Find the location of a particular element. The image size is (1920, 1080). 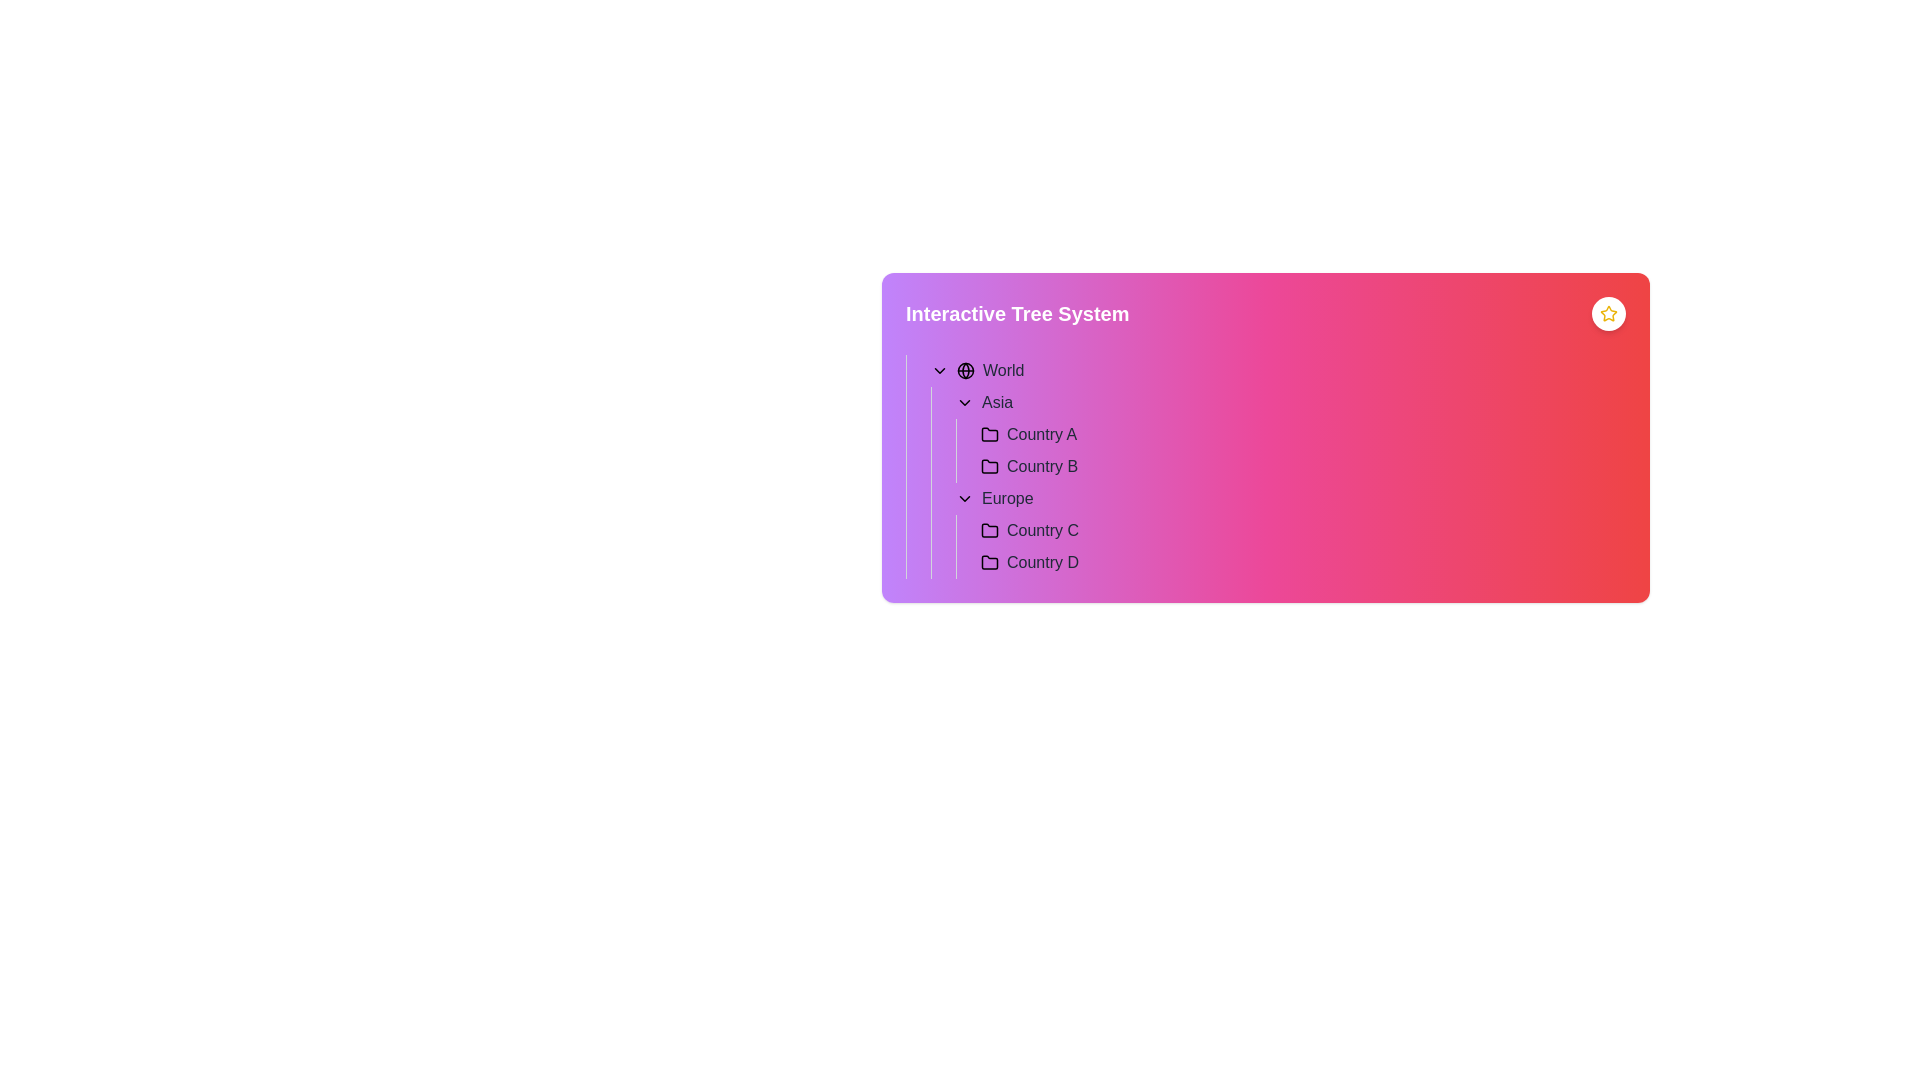

the chevron-down icon that controls the expansion and collapse of the 'Asia' branch in the tree menu is located at coordinates (964, 402).